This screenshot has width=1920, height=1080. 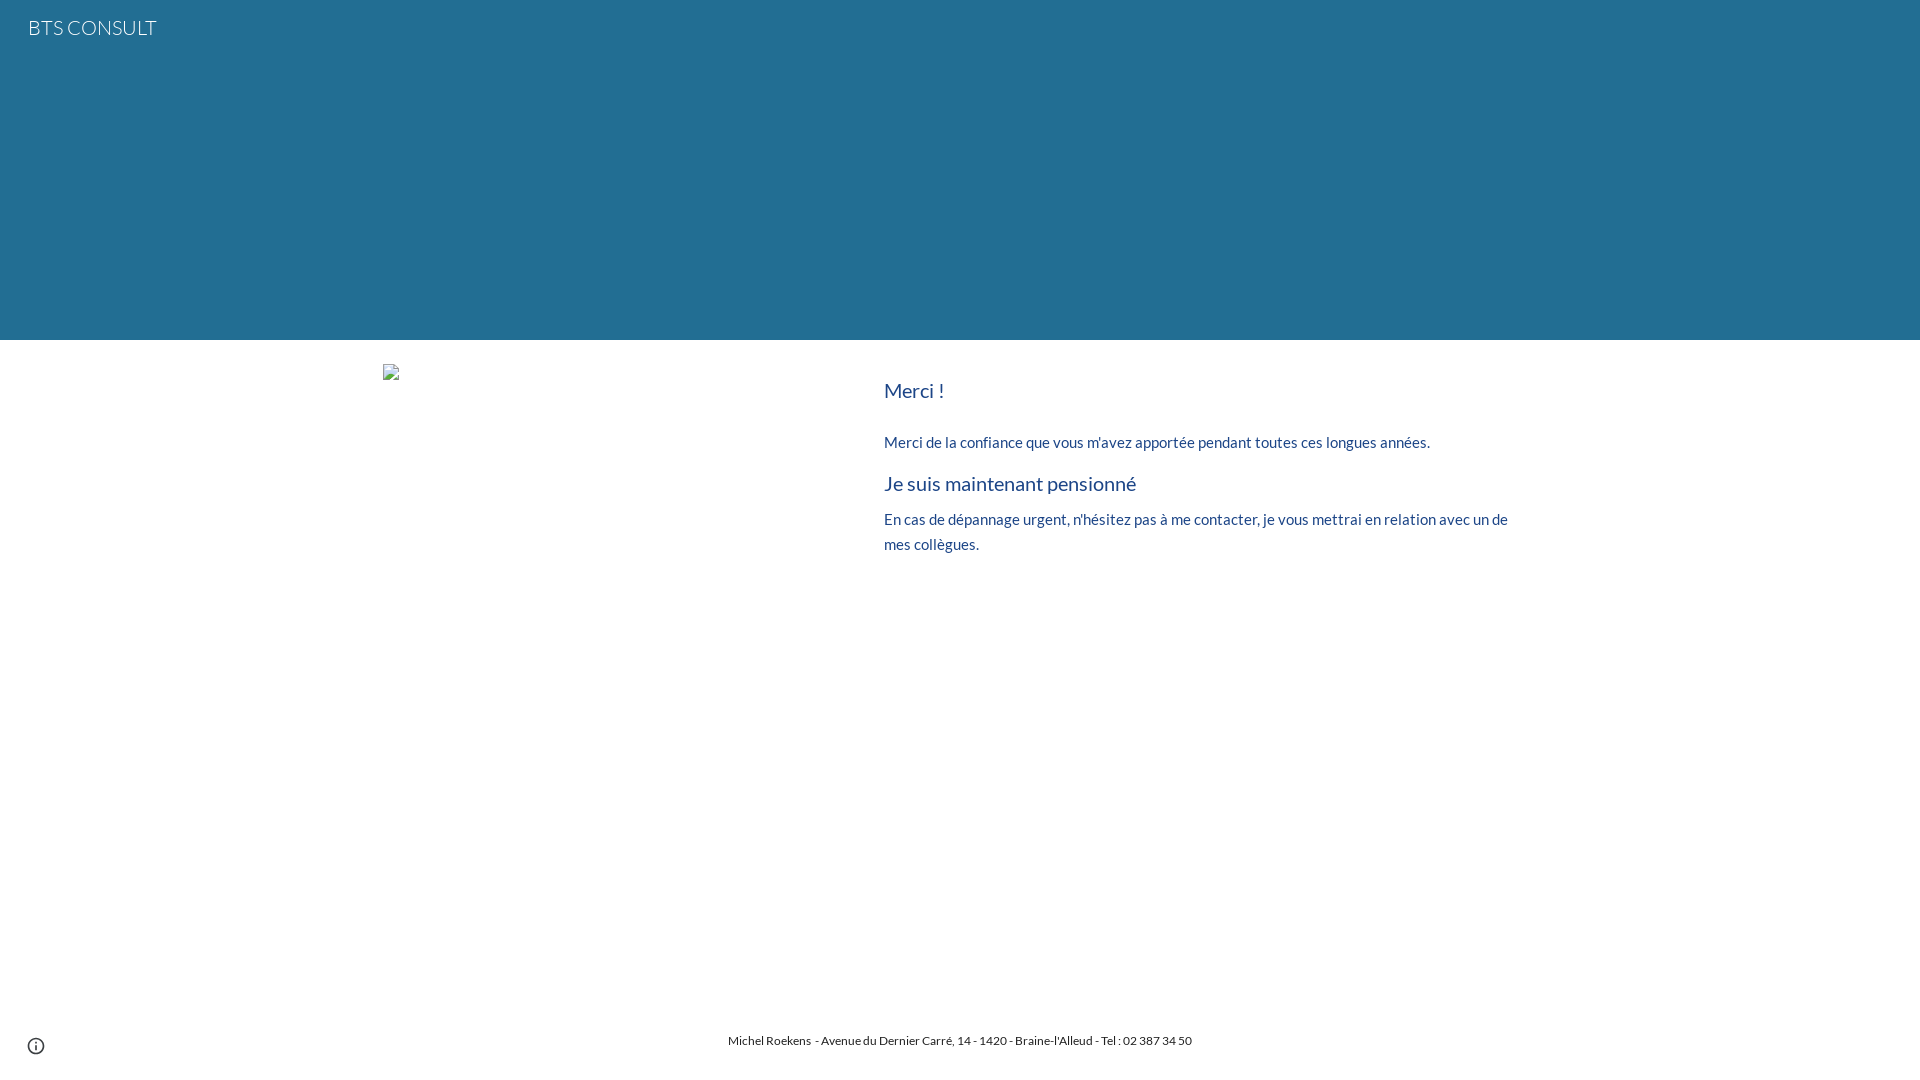 I want to click on 'BTS CONSULT', so click(x=15, y=25).